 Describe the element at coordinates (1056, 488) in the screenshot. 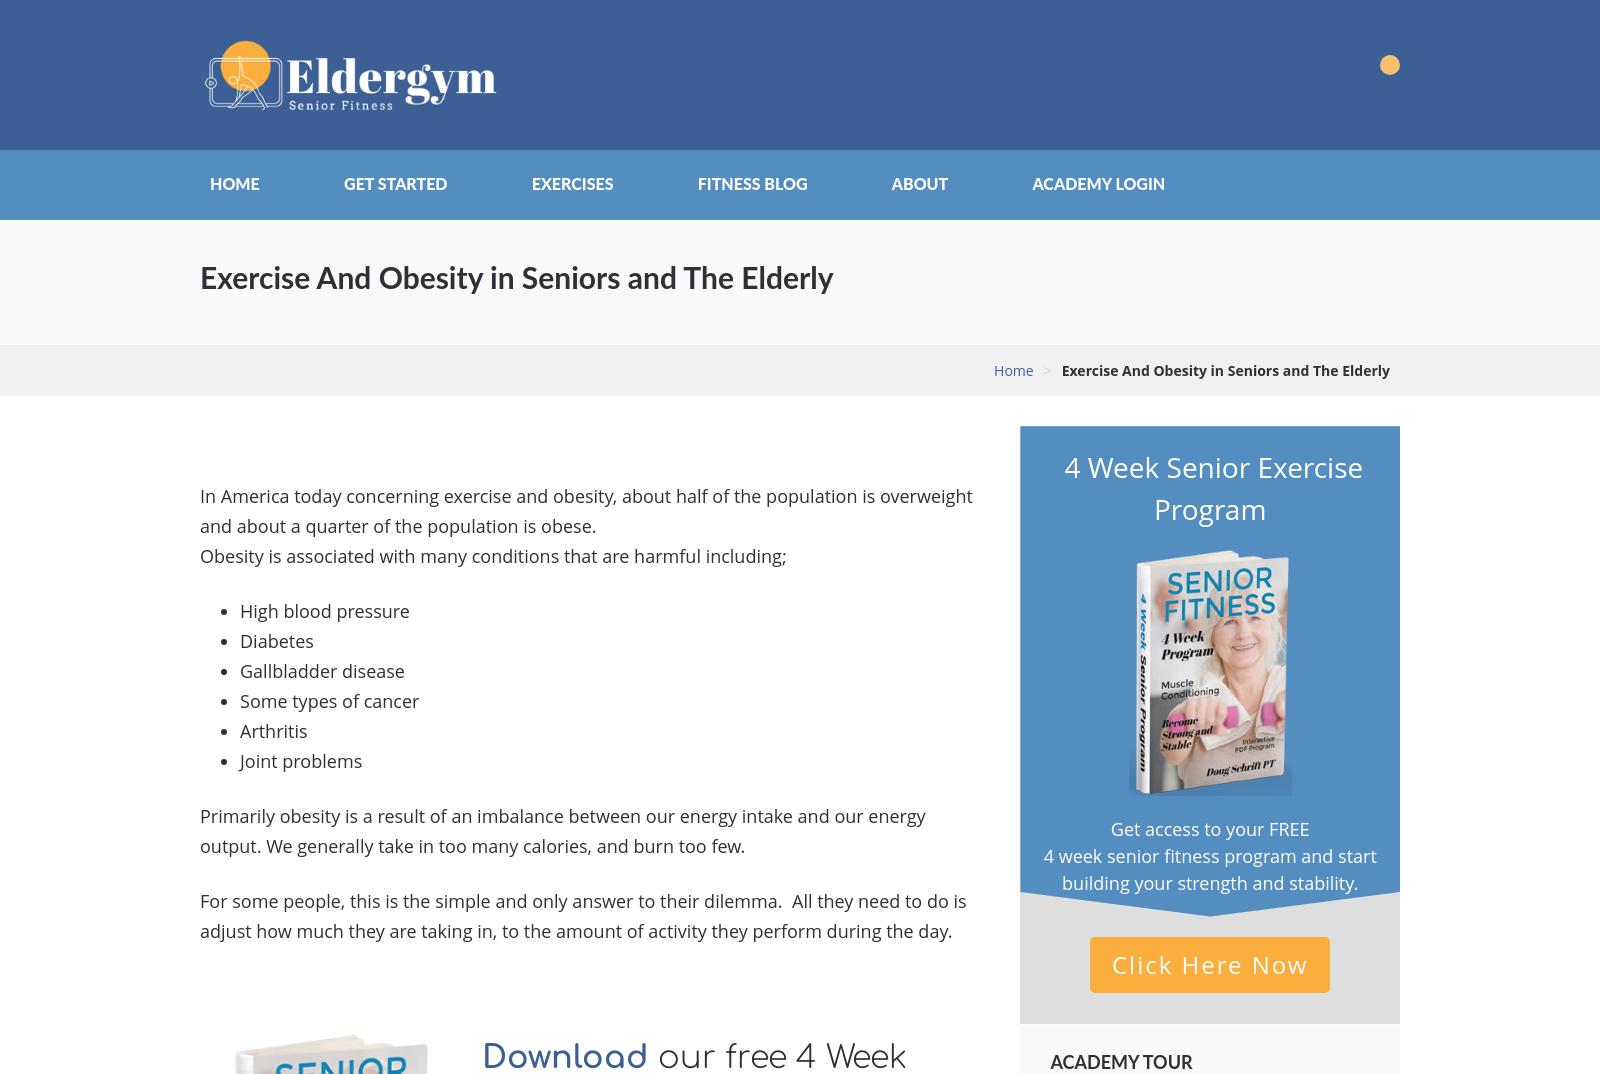

I see `'4 Week Senior Exercise Program'` at that location.